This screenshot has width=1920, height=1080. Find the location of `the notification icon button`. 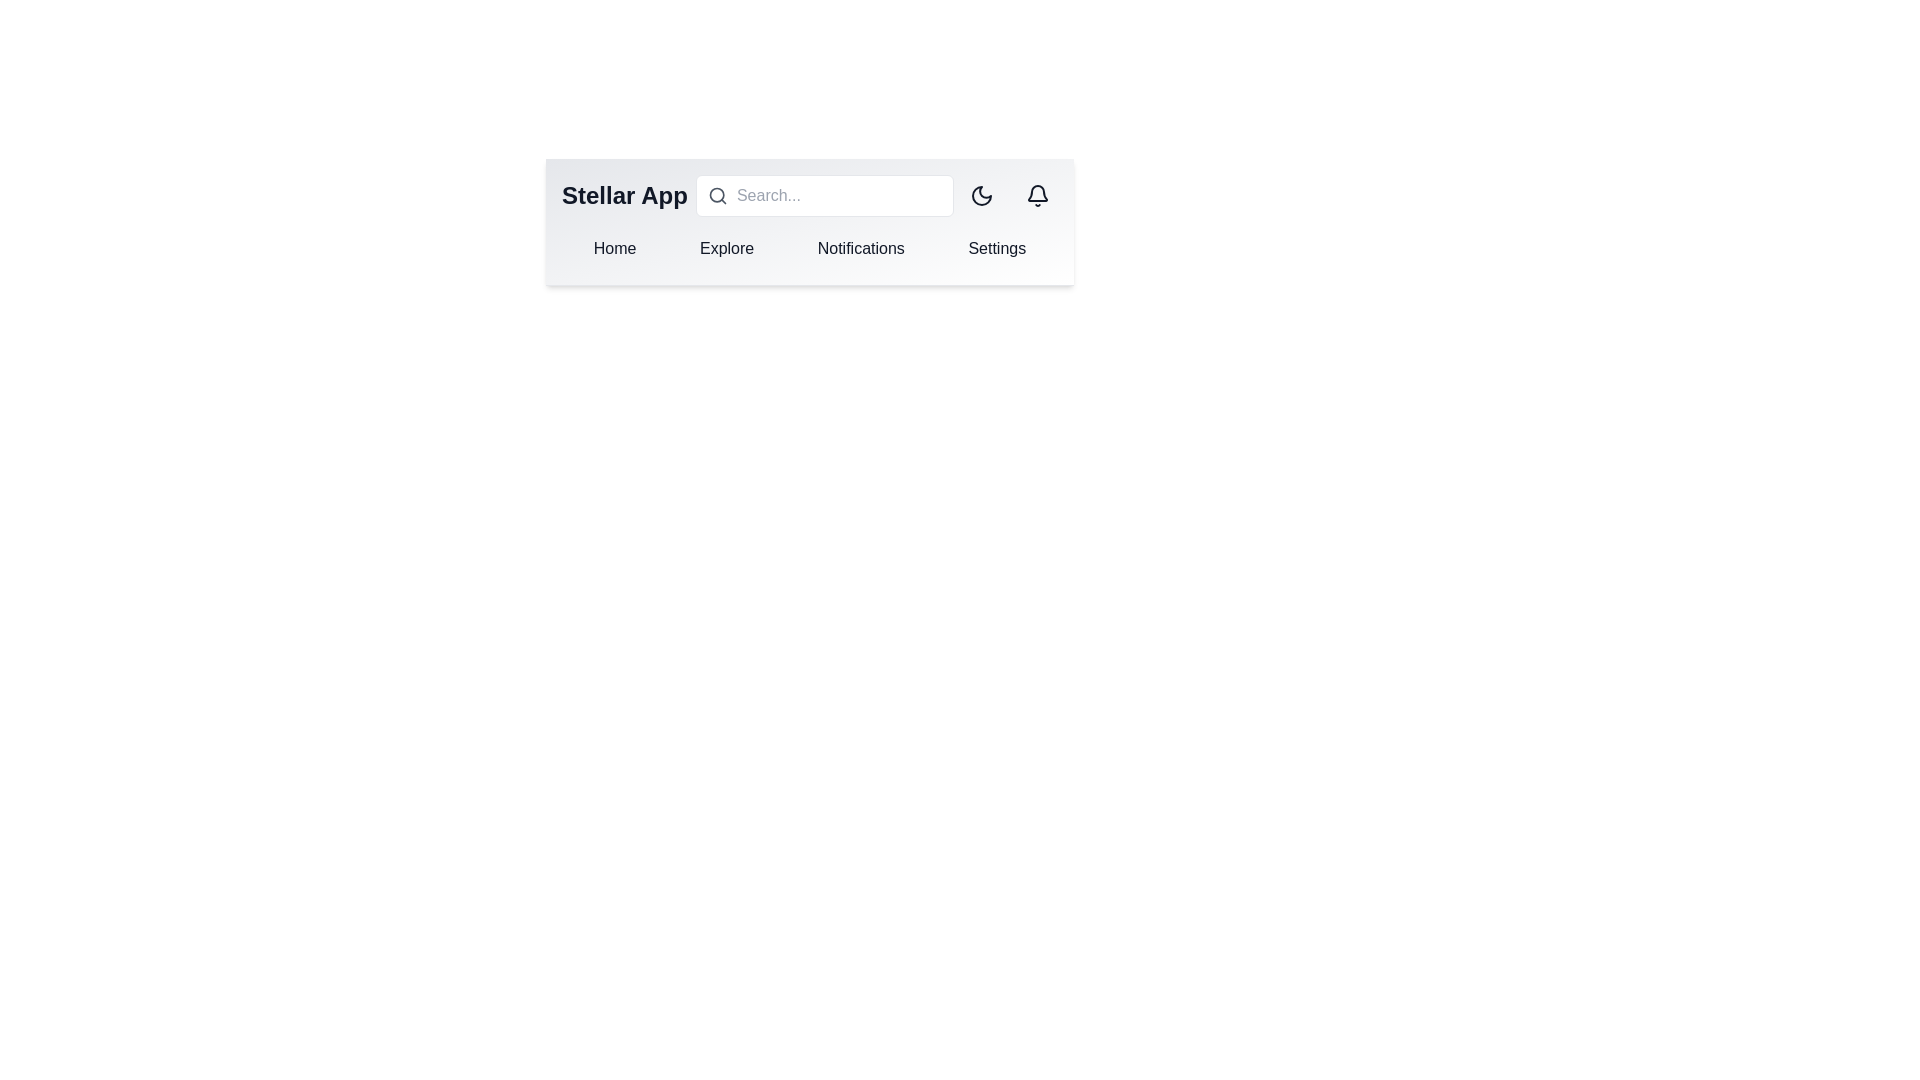

the notification icon button is located at coordinates (1037, 196).